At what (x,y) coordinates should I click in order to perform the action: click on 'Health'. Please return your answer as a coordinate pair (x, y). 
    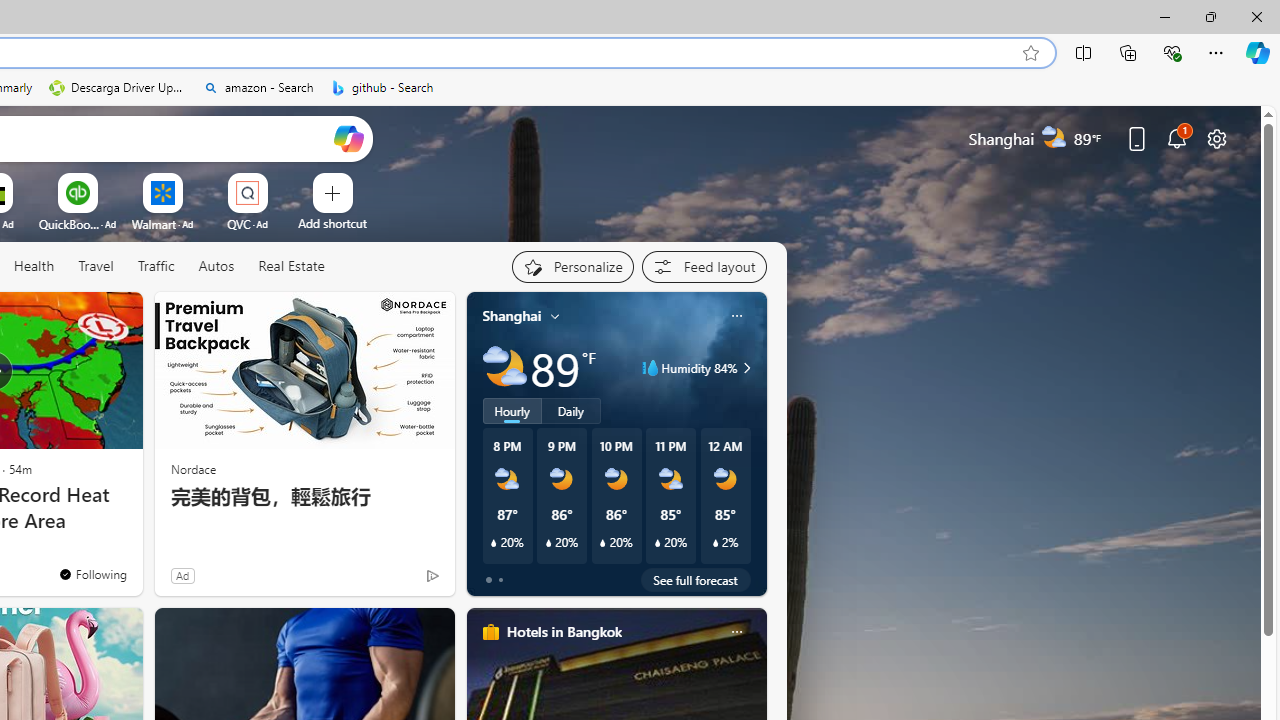
    Looking at the image, I should click on (33, 266).